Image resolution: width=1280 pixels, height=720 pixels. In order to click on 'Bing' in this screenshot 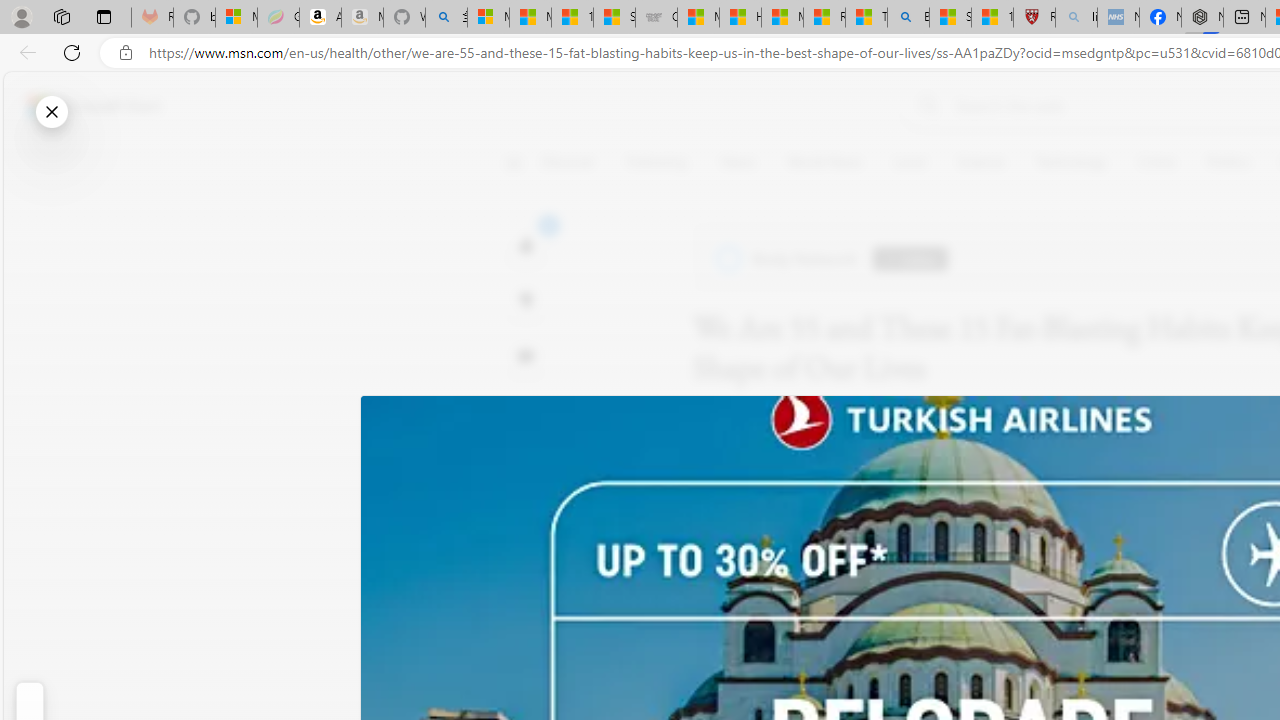, I will do `click(907, 17)`.